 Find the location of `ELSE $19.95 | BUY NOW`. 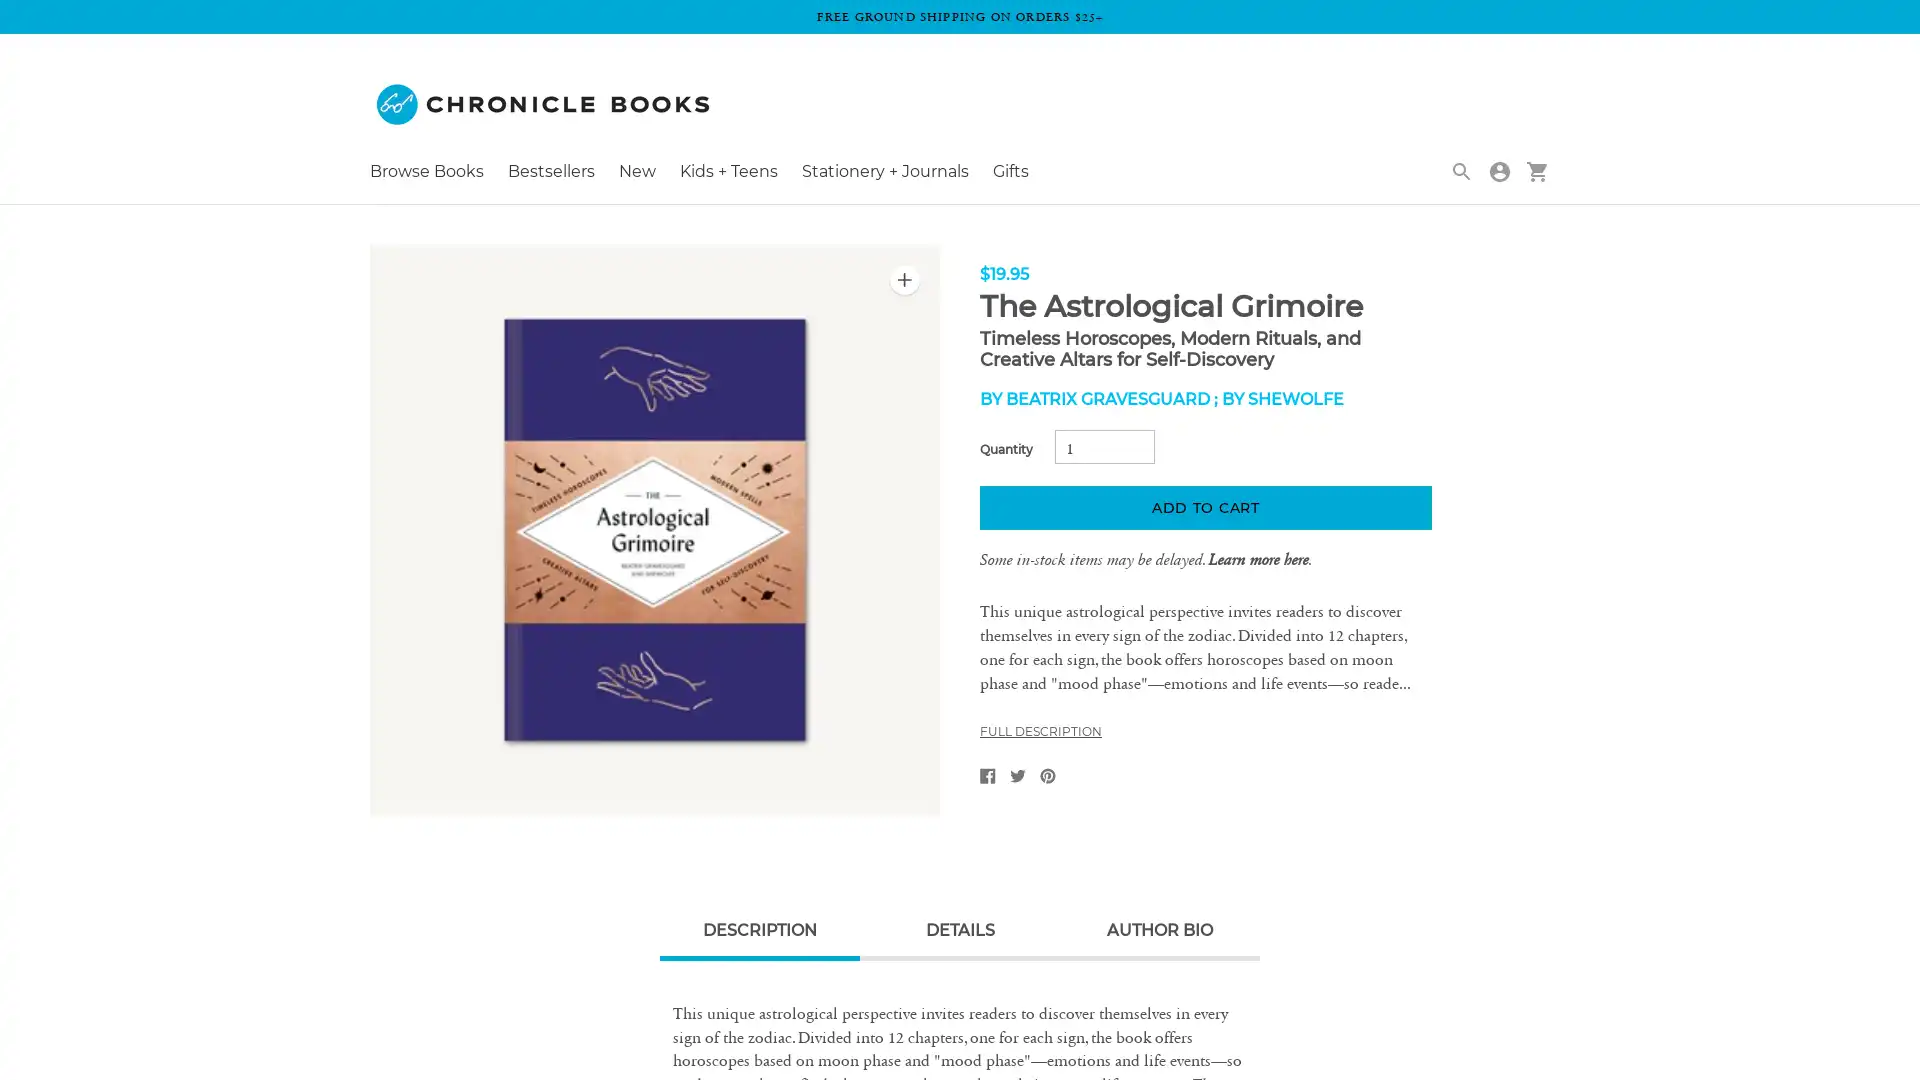

ELSE $19.95 | BUY NOW is located at coordinates (1784, 45).